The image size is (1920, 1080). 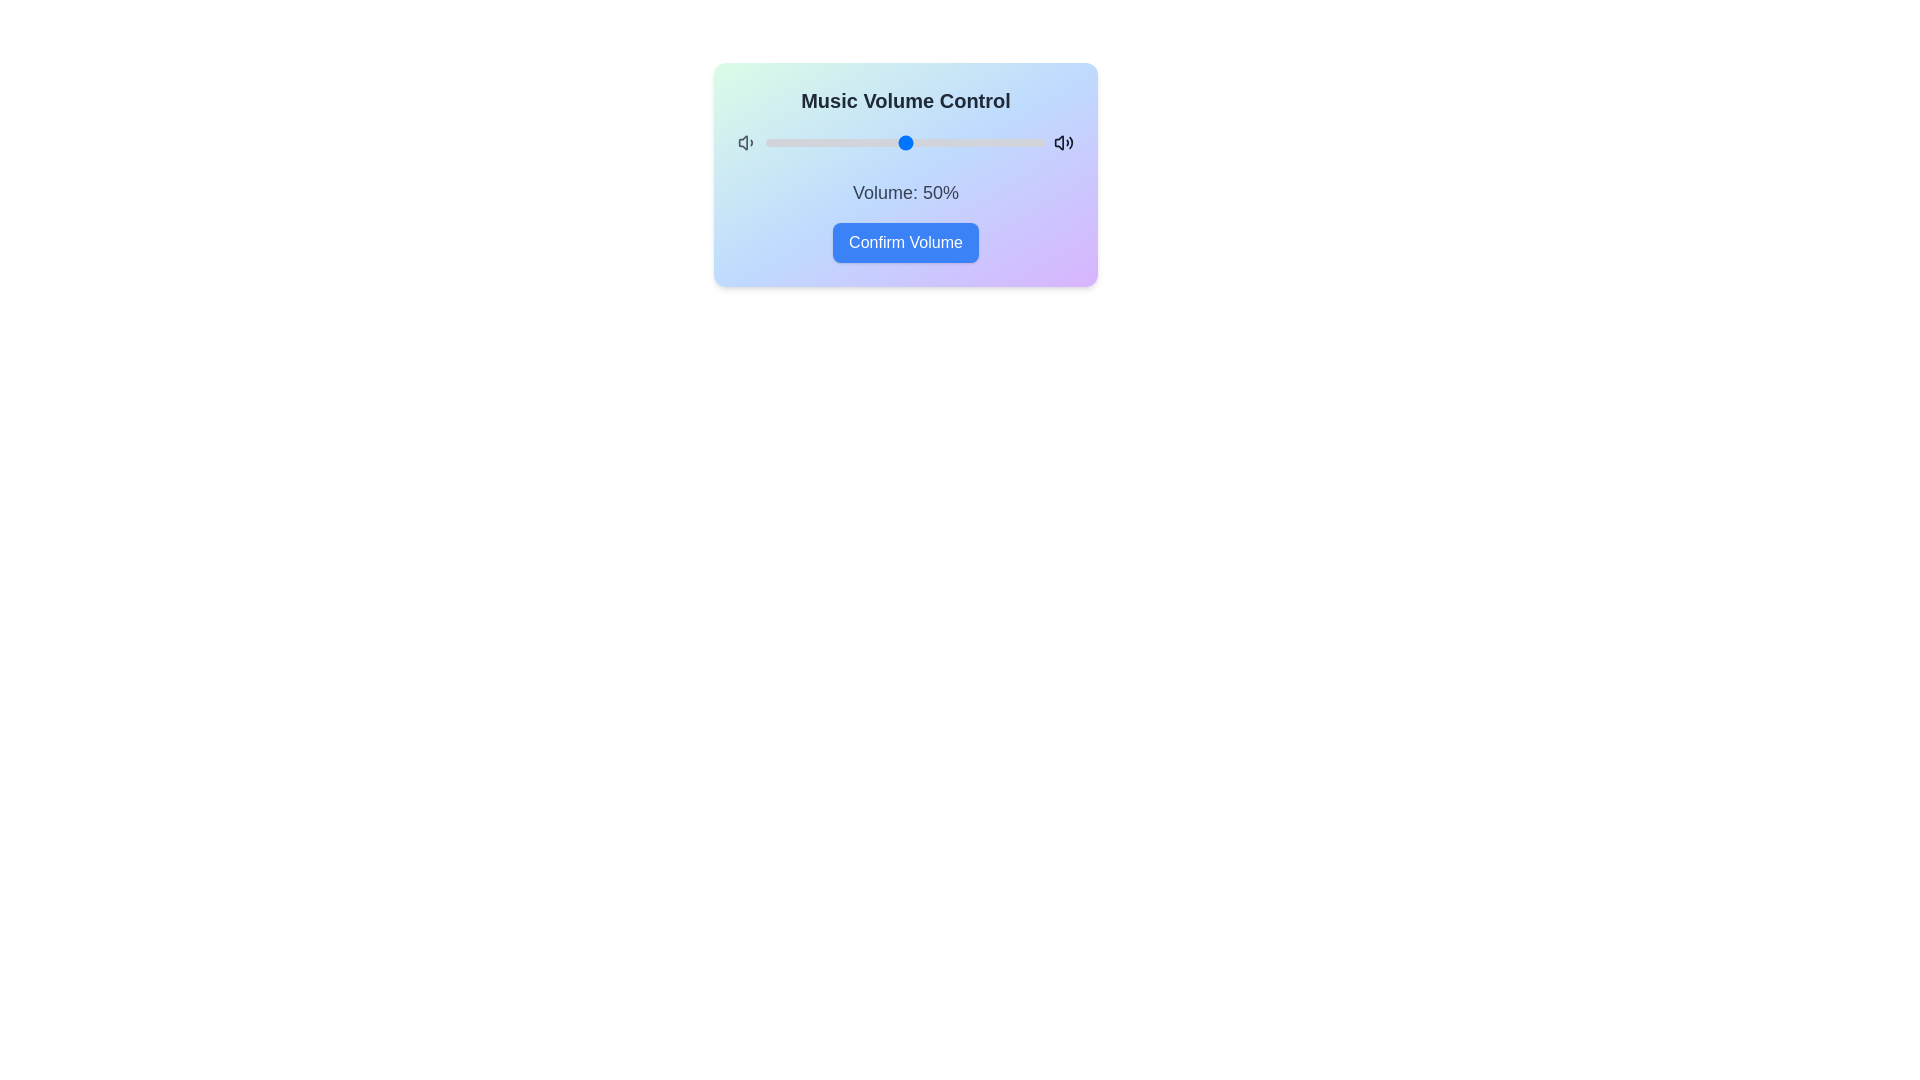 What do you see at coordinates (1001, 141) in the screenshot?
I see `the volume slider to set the volume to 84%` at bounding box center [1001, 141].